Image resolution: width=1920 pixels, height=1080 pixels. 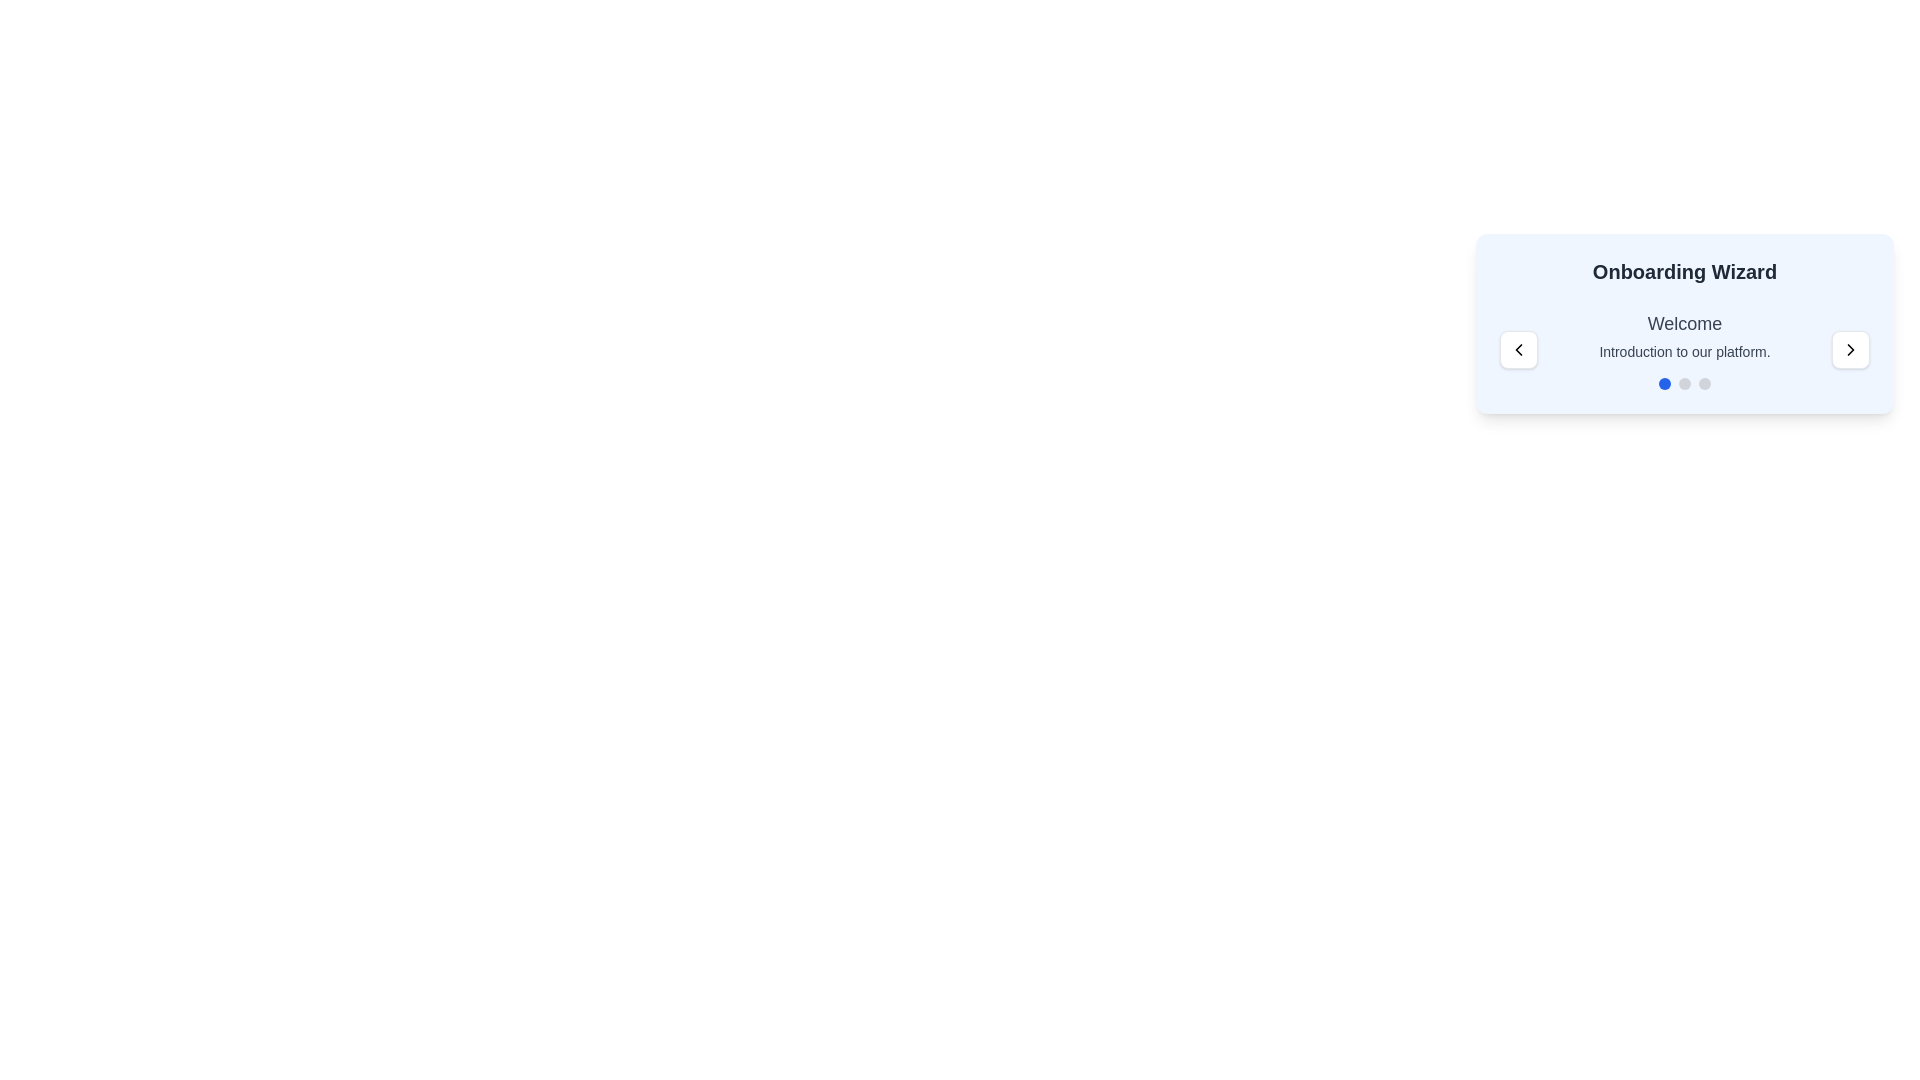 I want to click on the second gray visual navigation indicator dot in the horizontal group on the 'Onboarding Wizard' UI card, so click(x=1683, y=384).